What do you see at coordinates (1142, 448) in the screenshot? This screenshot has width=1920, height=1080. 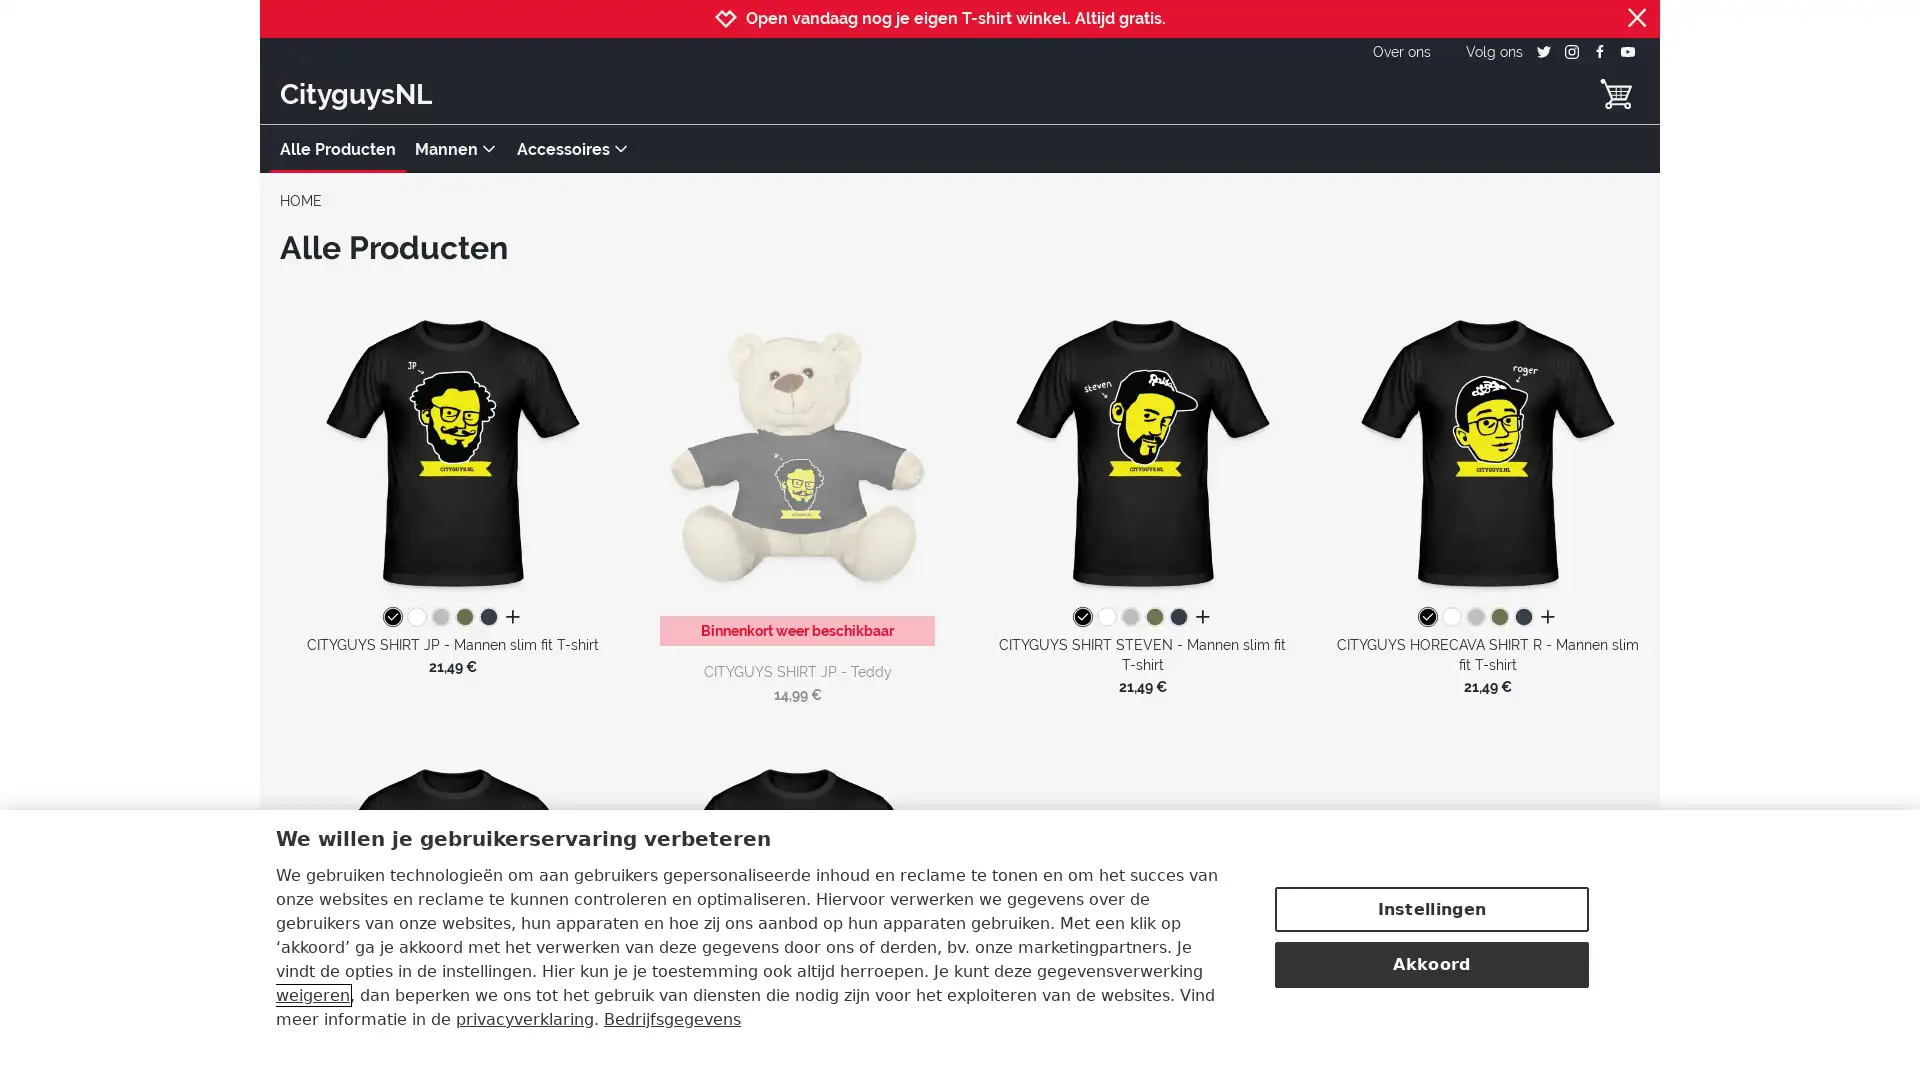 I see `CITYGUYS SHIRT STEVEN - Mannen slim fit T-shirt` at bounding box center [1142, 448].